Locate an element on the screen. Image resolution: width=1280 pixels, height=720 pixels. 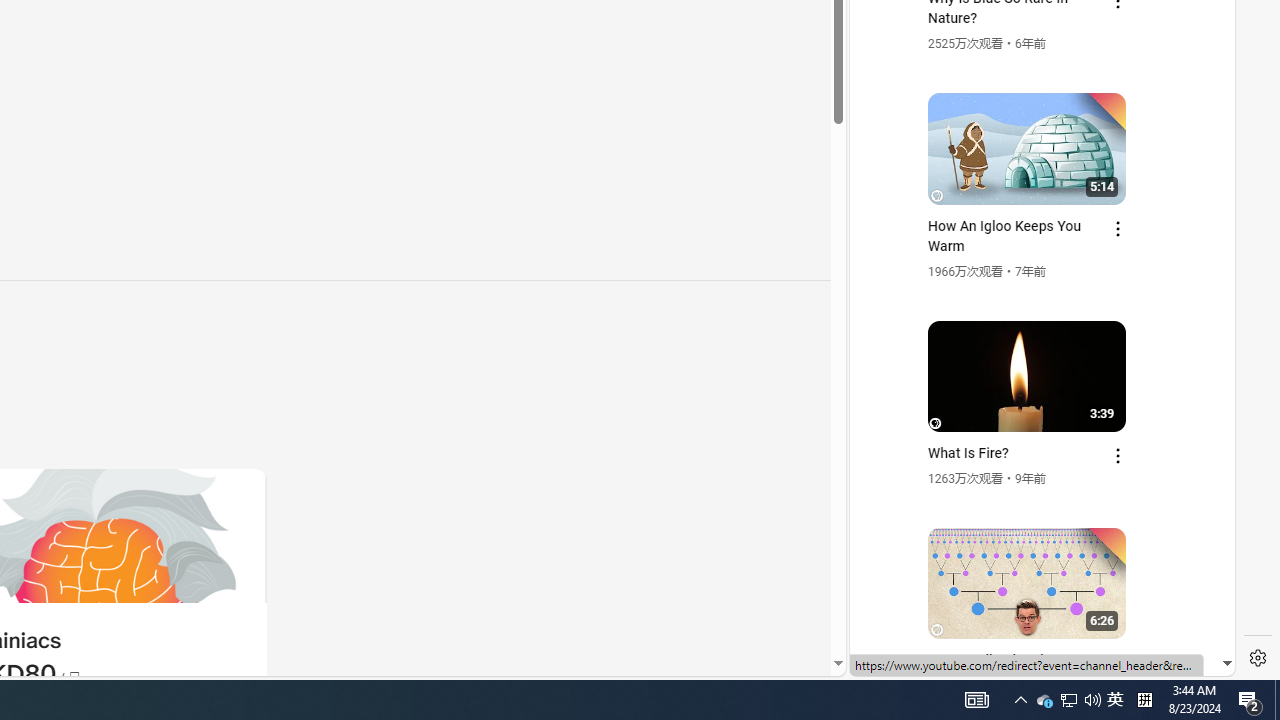
'YouTube - YouTube' is located at coordinates (1034, 265).